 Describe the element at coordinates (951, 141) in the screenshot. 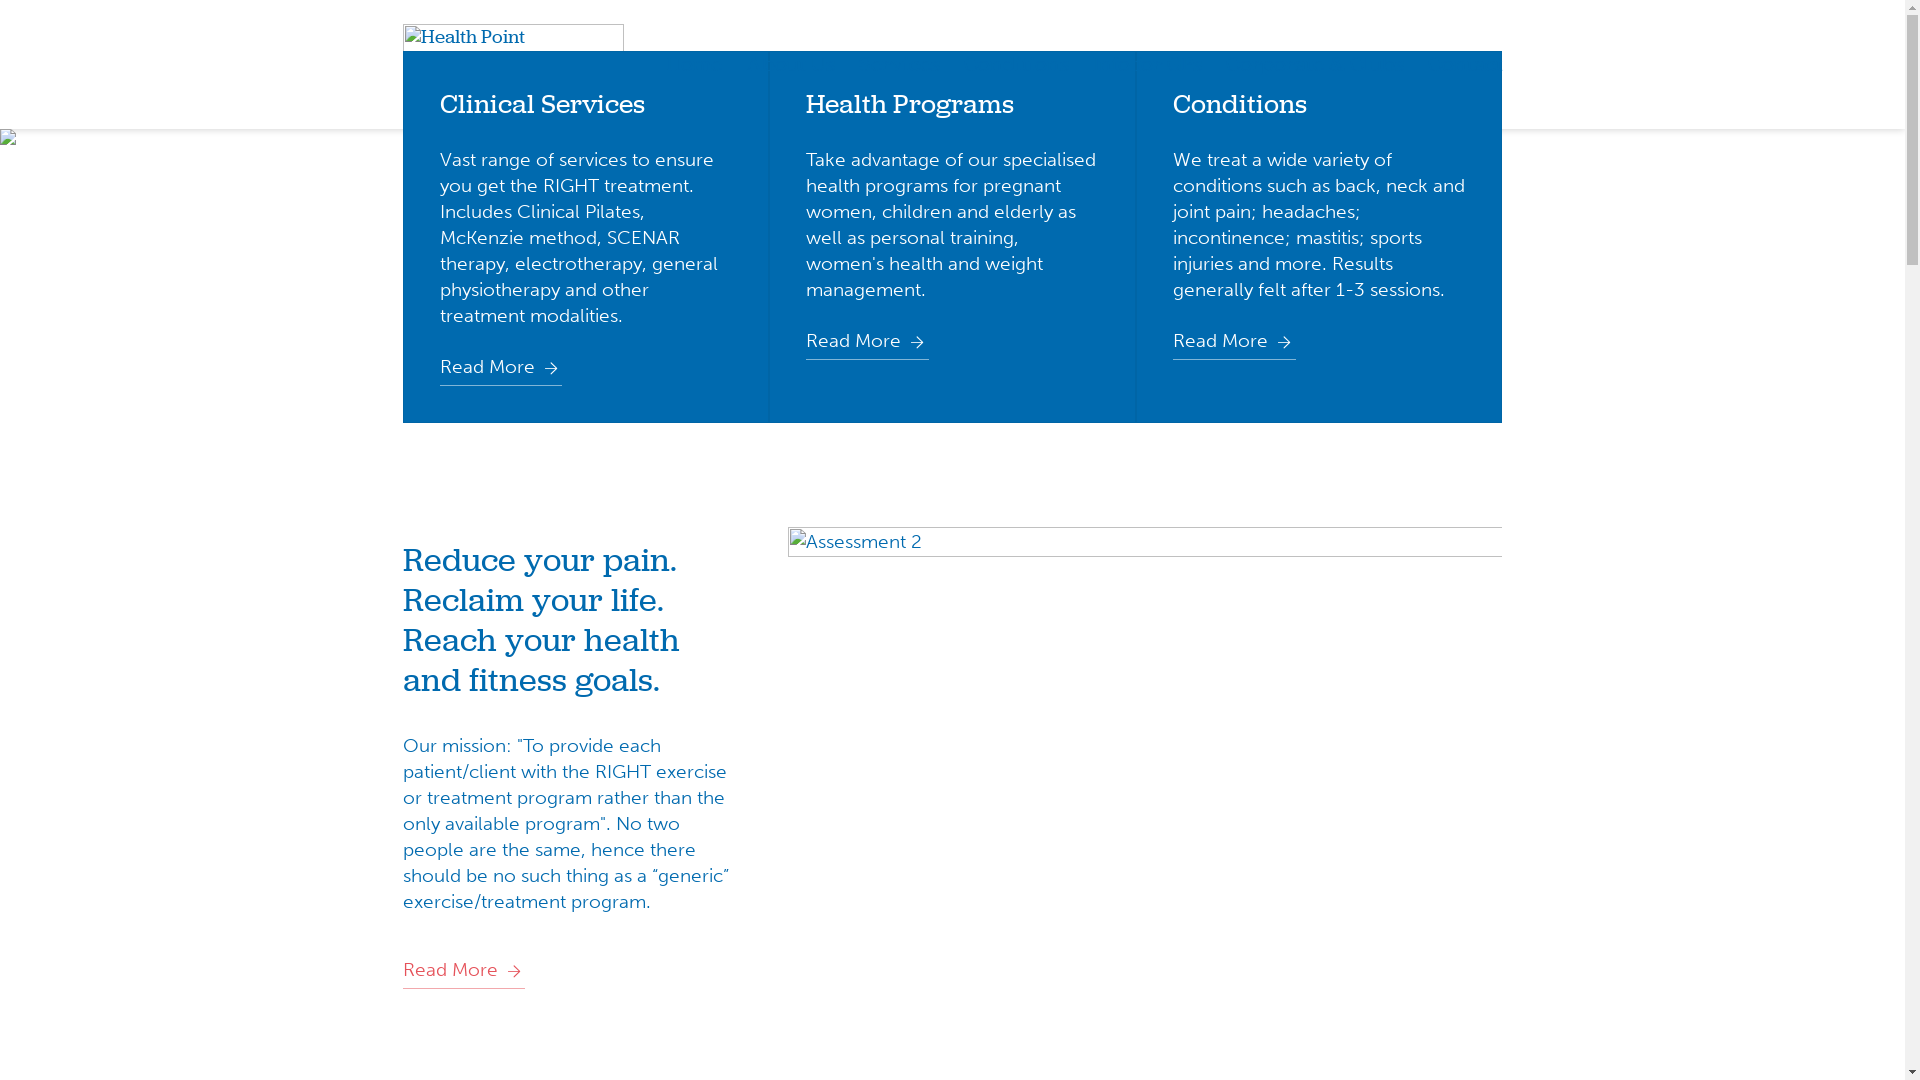

I see `'hp-slide-1 1'` at that location.